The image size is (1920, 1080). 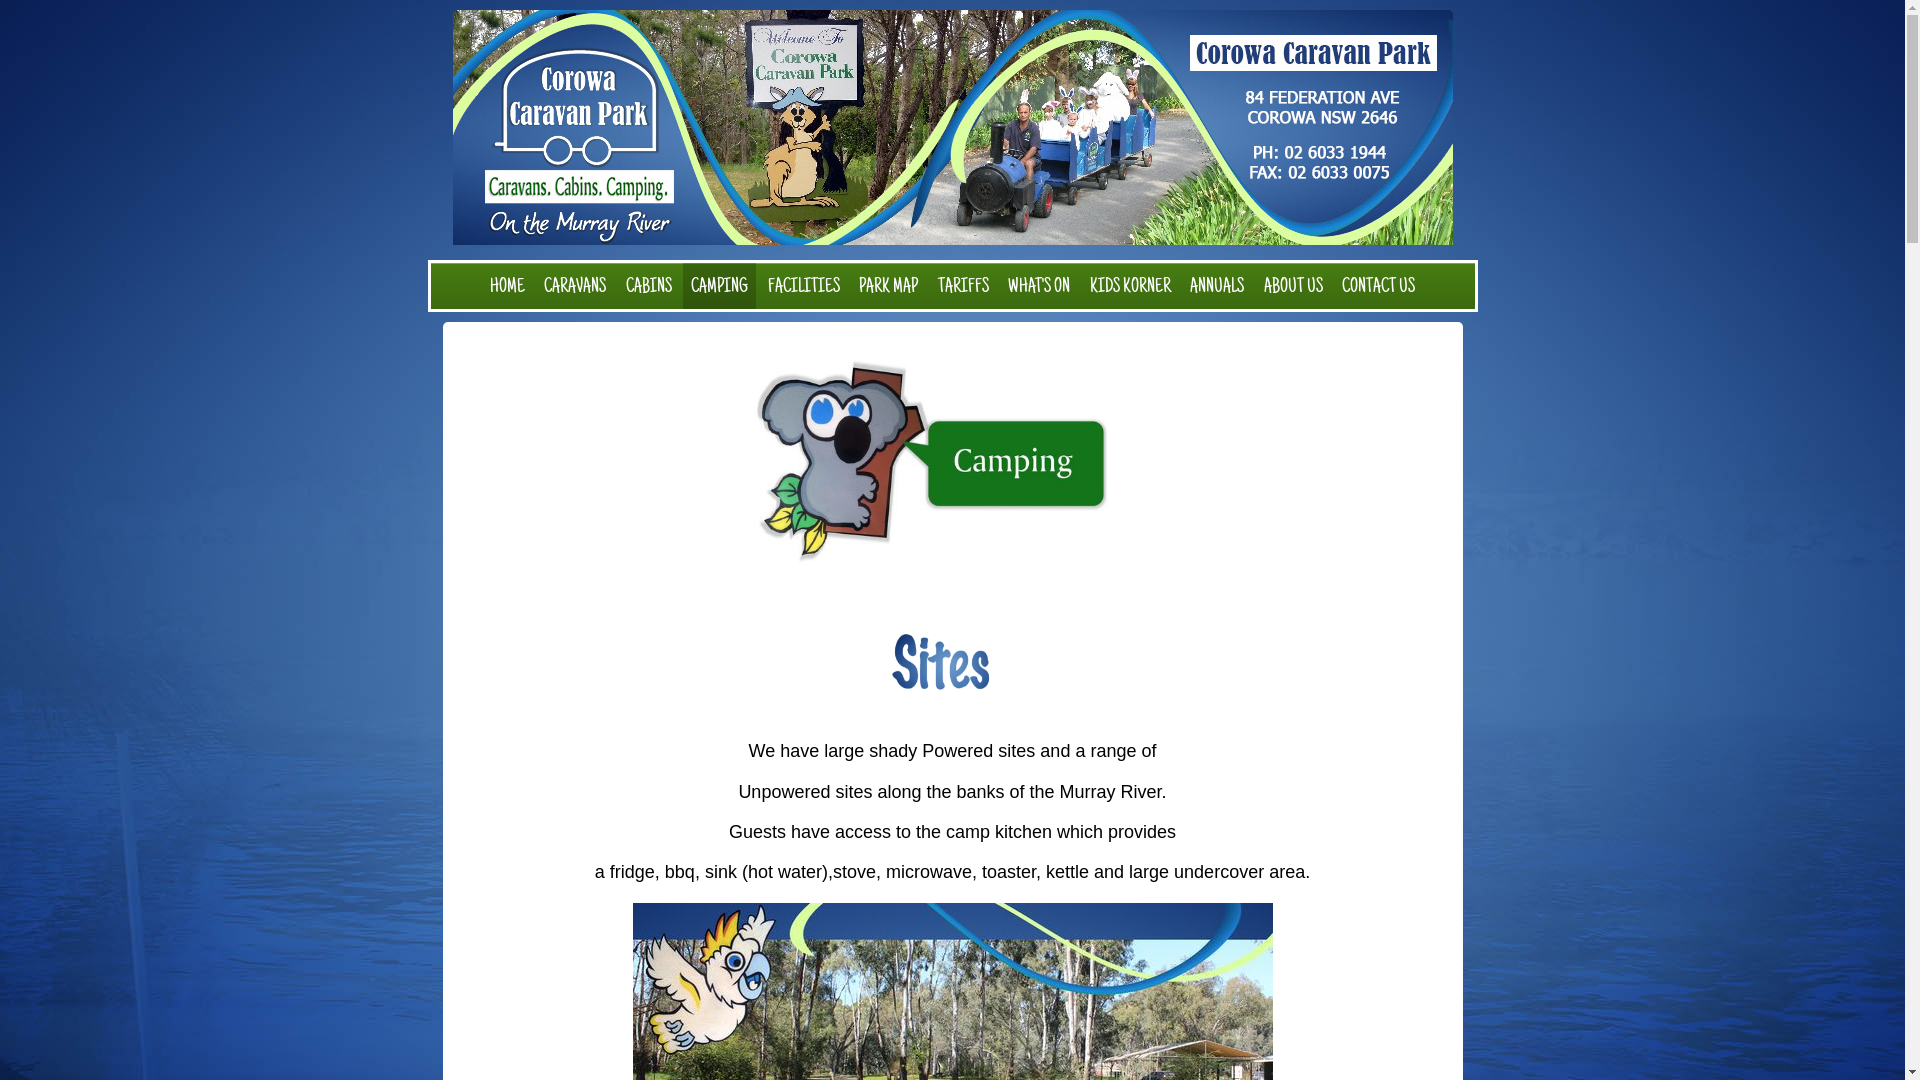 What do you see at coordinates (952, 462) in the screenshot?
I see `'campingsignJPEG.jpg - large'` at bounding box center [952, 462].